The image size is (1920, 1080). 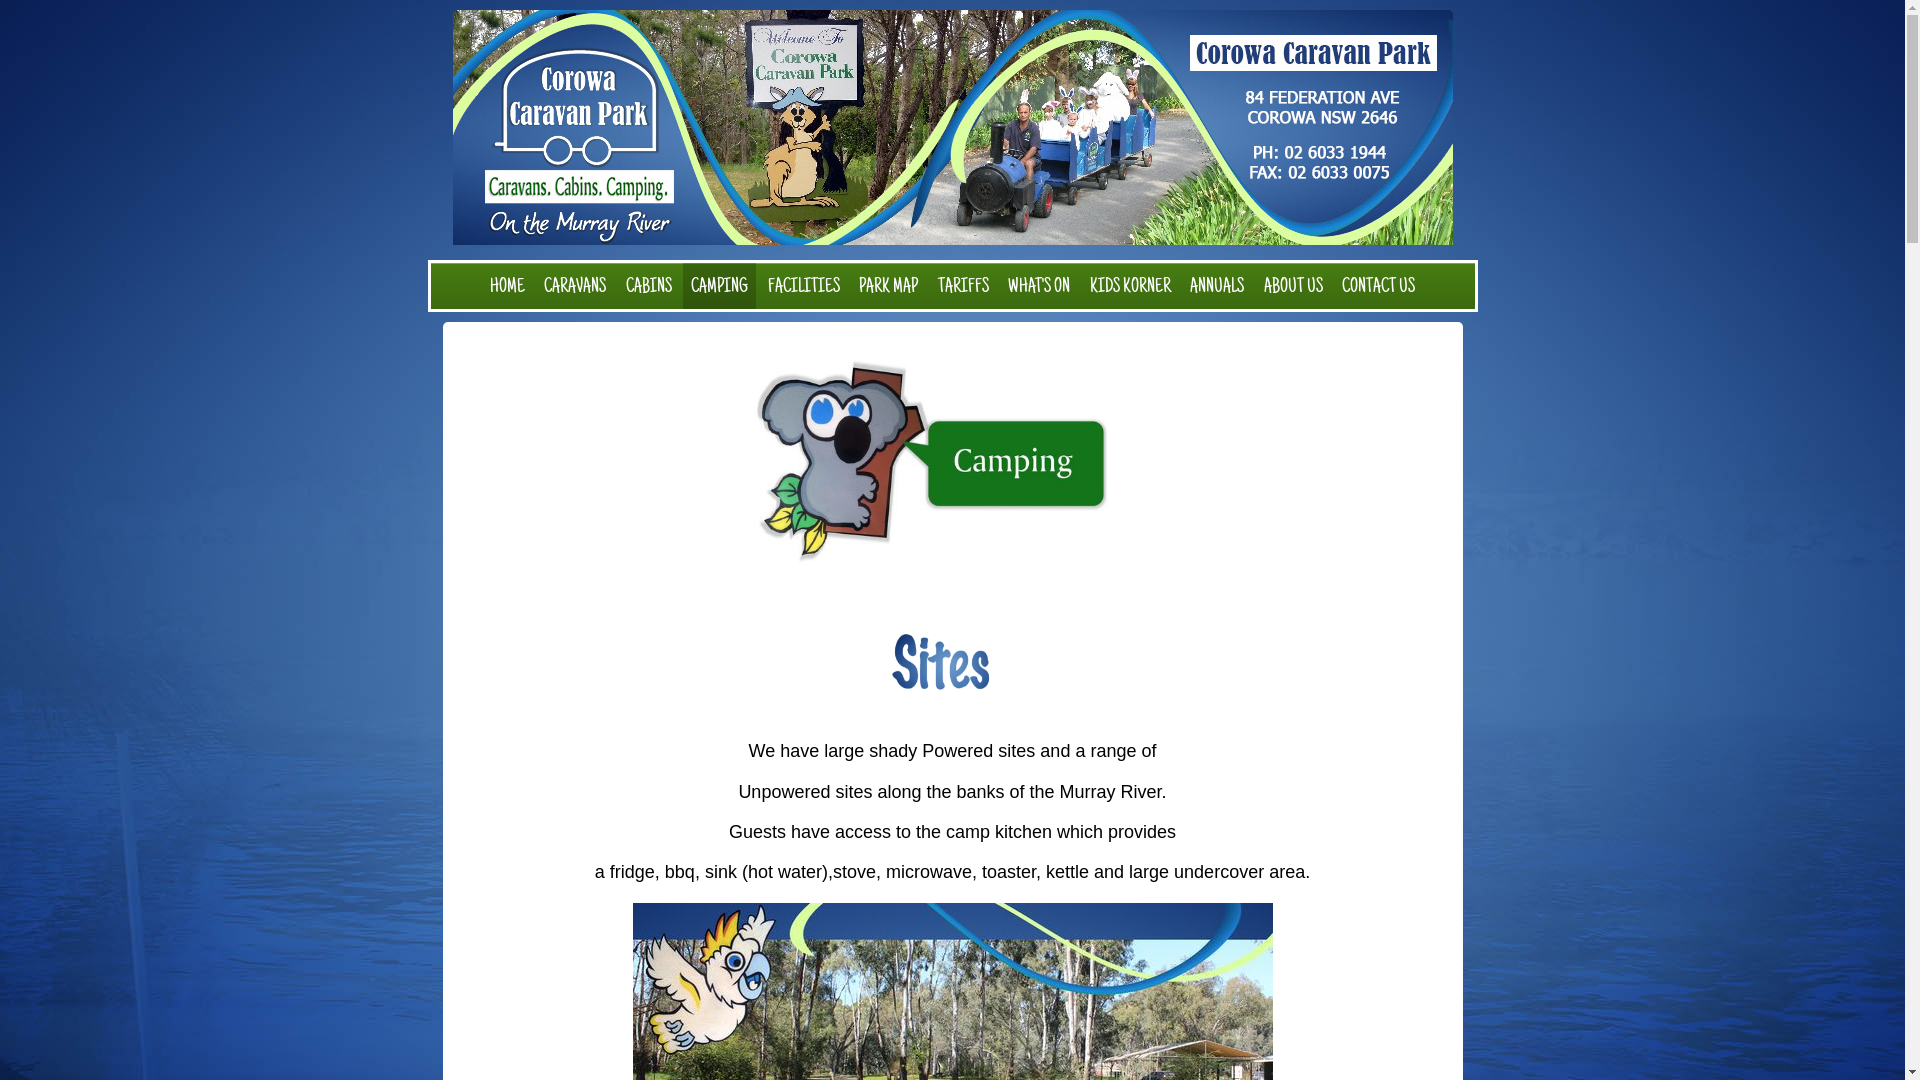 What do you see at coordinates (952, 462) in the screenshot?
I see `'campingsignJPEG.jpg - large'` at bounding box center [952, 462].